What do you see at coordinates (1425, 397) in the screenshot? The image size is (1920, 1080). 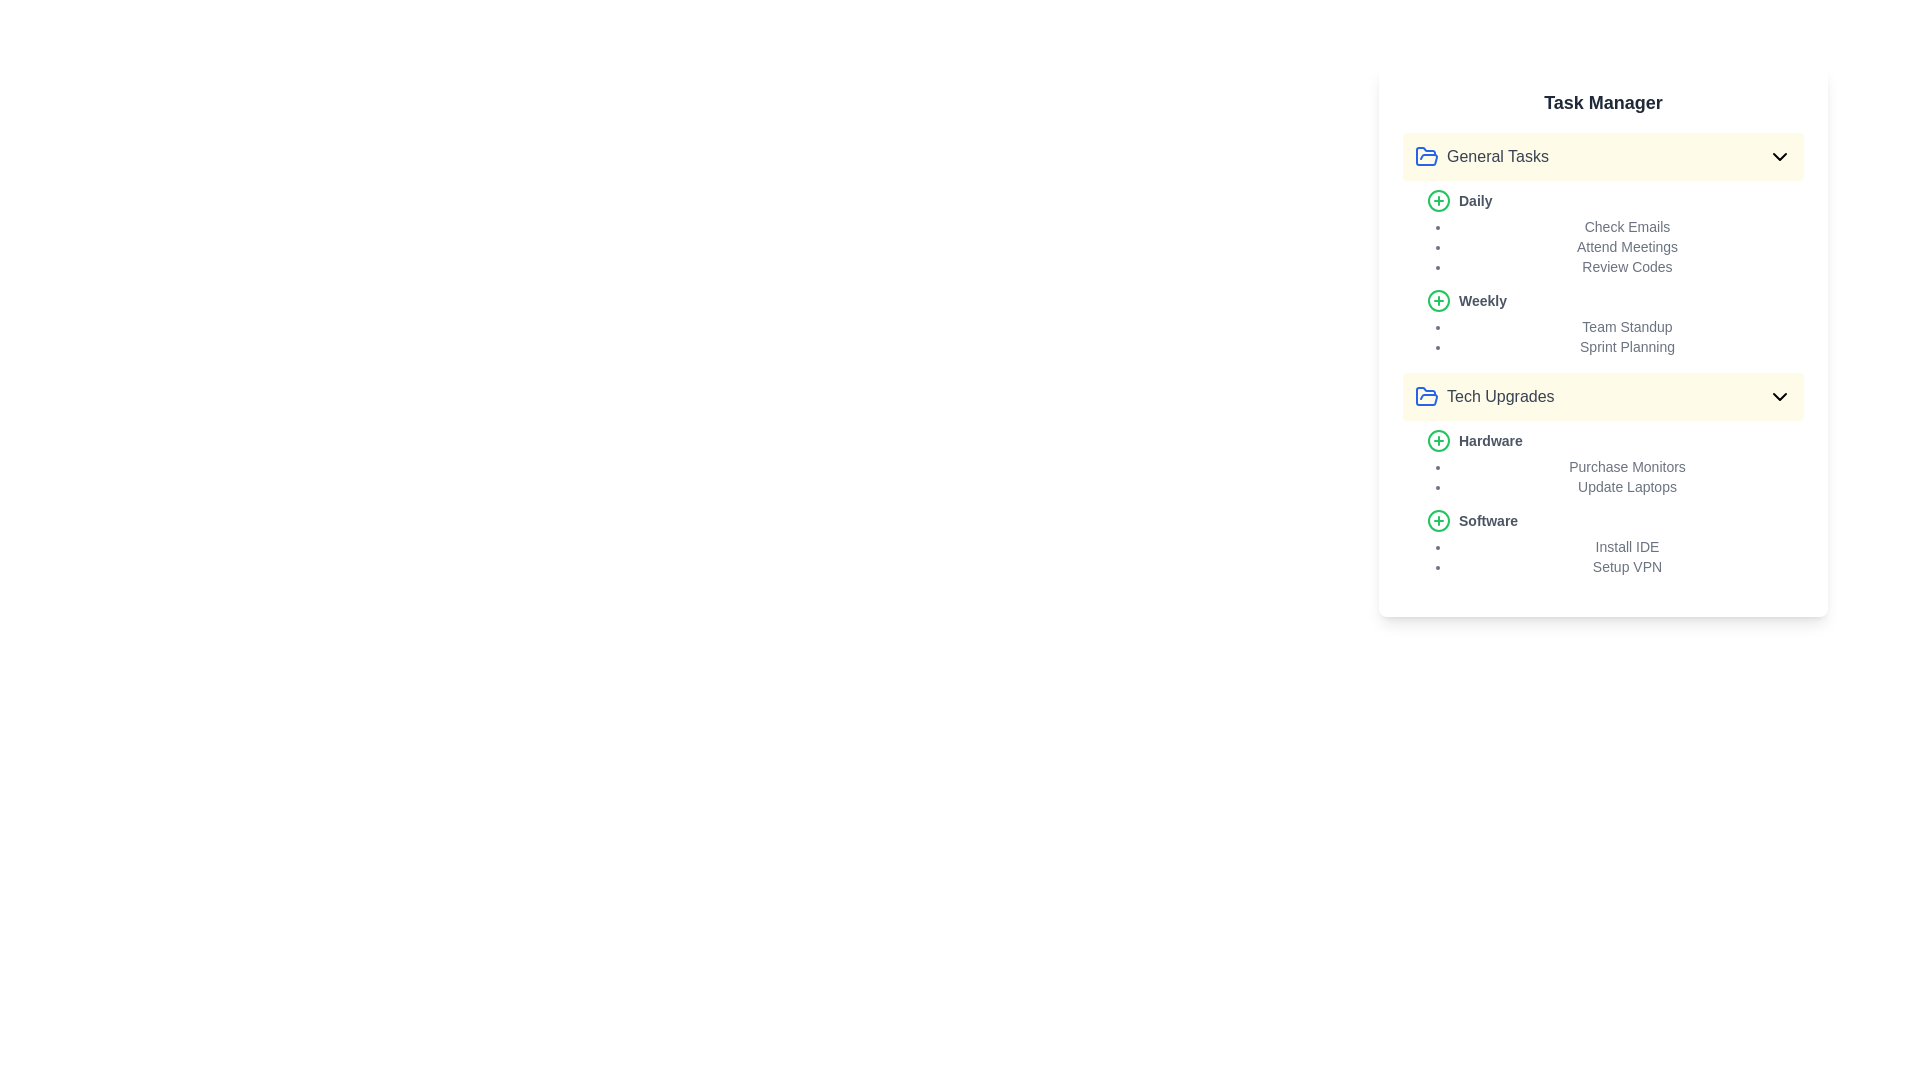 I see `the 'Tech Upgrades' Icon located in the left section of the 'Tech Upgrades' row in the sidebar, which serves as a category indicator` at bounding box center [1425, 397].